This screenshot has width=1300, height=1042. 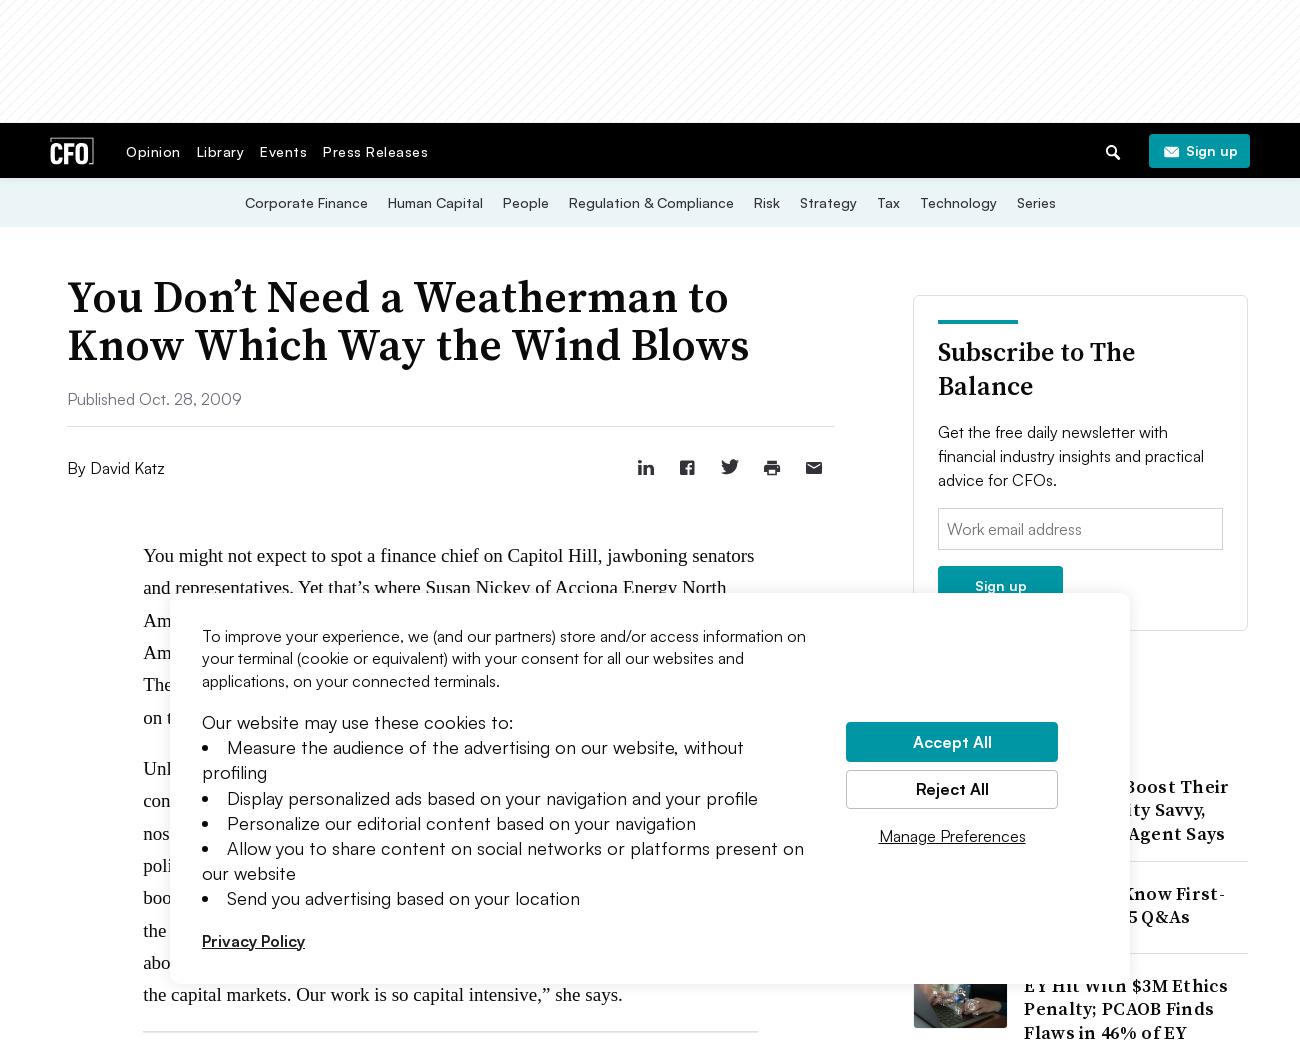 What do you see at coordinates (650, 201) in the screenshot?
I see `'Regulation & Compliance'` at bounding box center [650, 201].